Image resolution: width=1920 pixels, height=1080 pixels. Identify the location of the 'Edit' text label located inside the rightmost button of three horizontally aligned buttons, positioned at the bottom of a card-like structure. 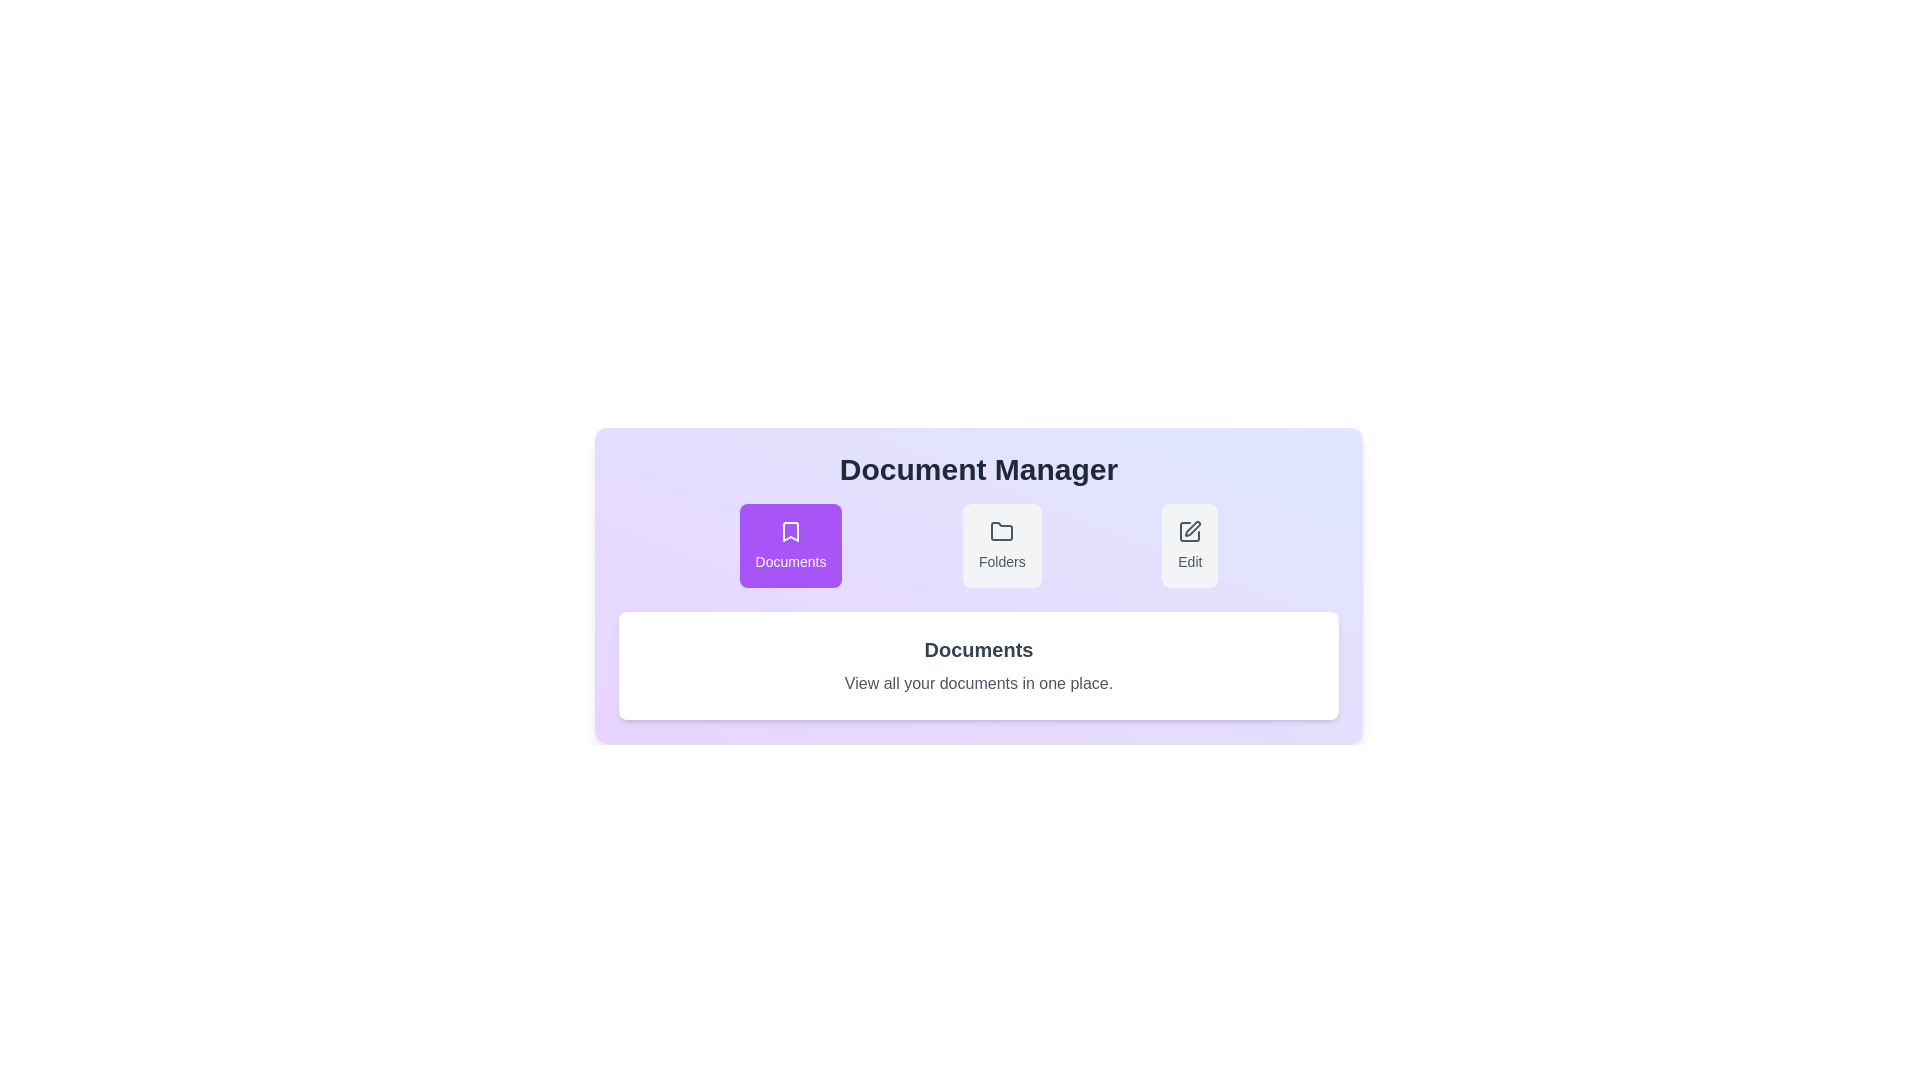
(1190, 562).